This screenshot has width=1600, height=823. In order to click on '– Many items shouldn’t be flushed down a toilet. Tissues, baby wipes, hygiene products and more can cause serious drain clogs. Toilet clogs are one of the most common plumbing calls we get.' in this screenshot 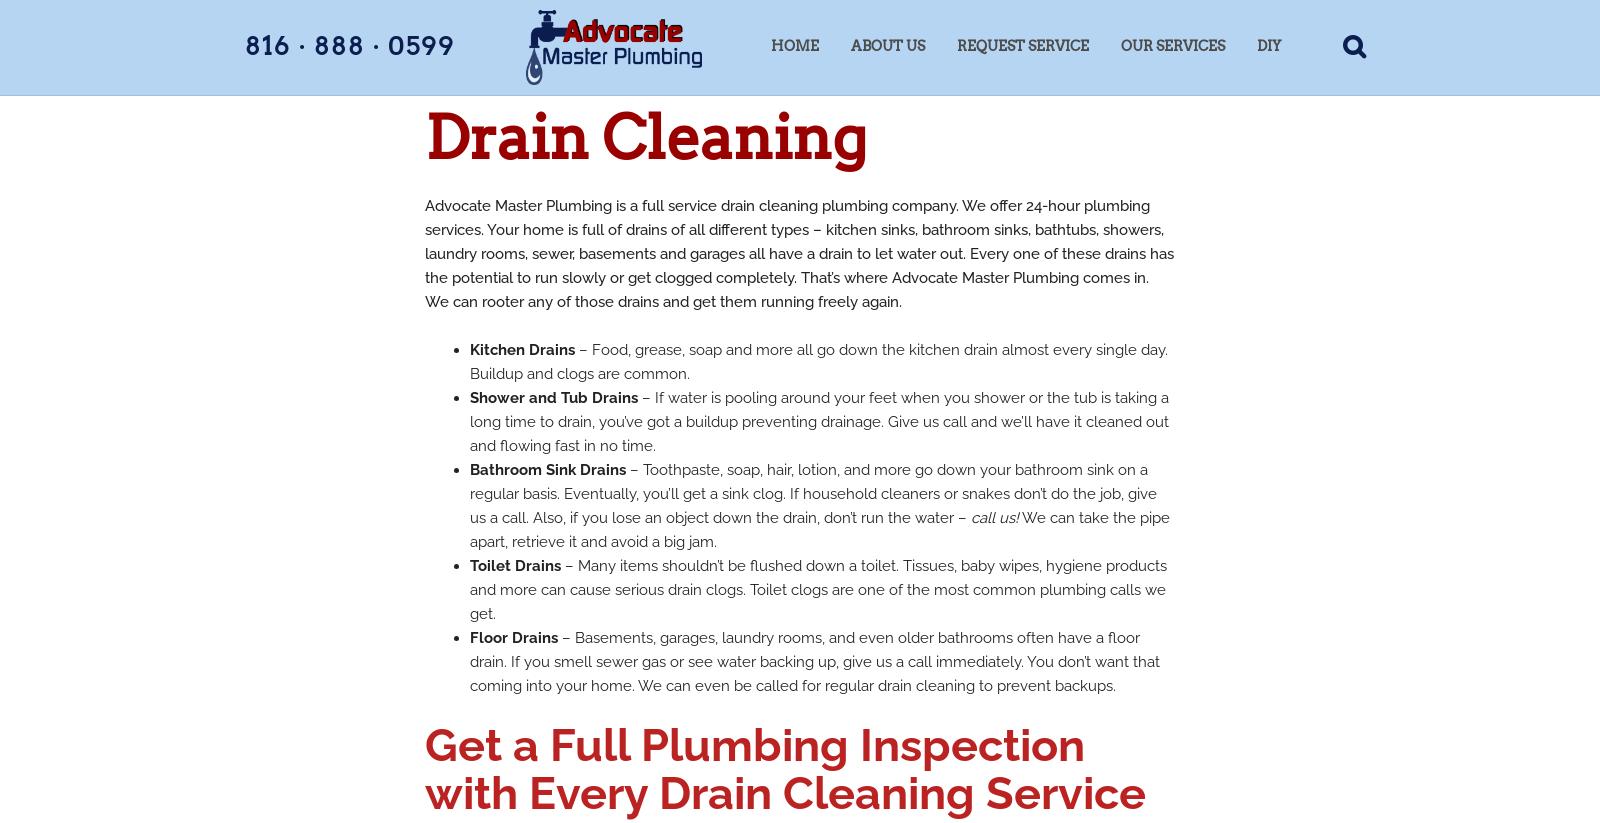, I will do `click(817, 590)`.